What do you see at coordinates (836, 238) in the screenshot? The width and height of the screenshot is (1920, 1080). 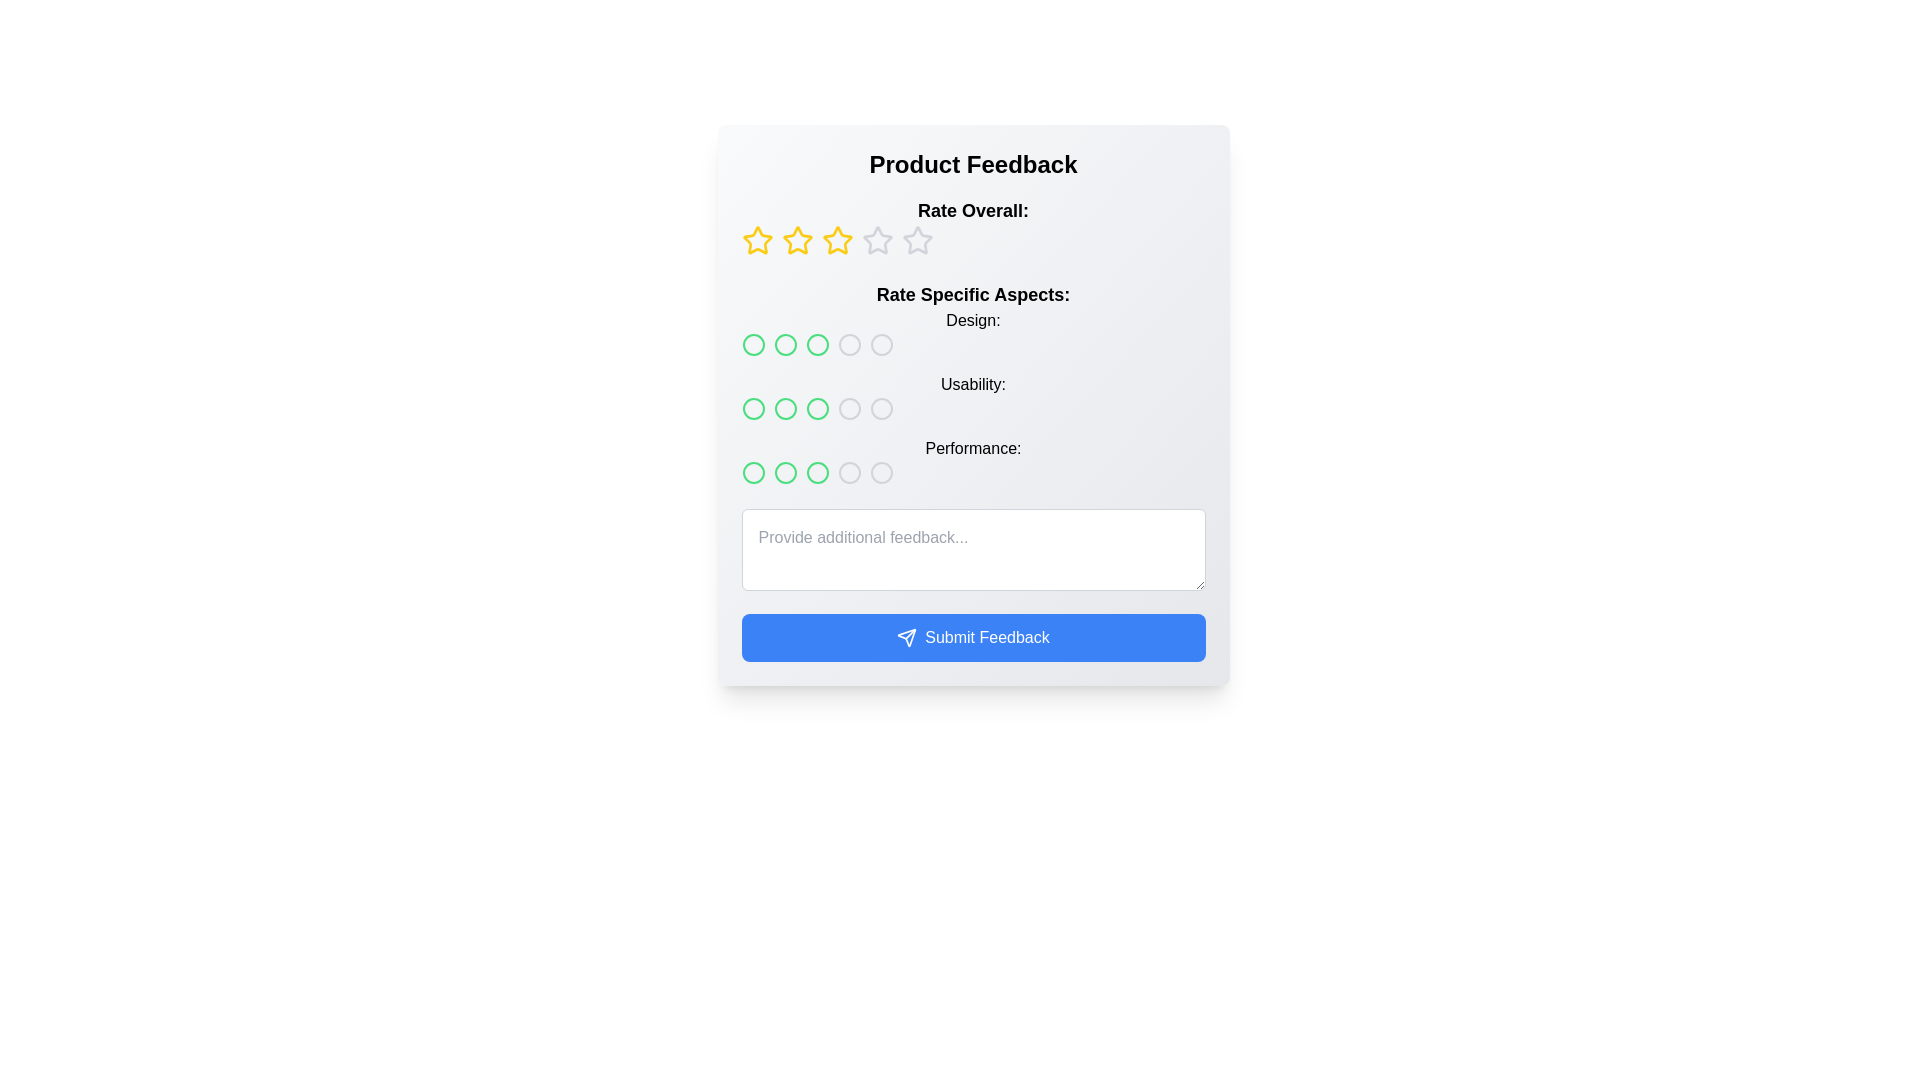 I see `the third star icon with a hollow yellow outline` at bounding box center [836, 238].